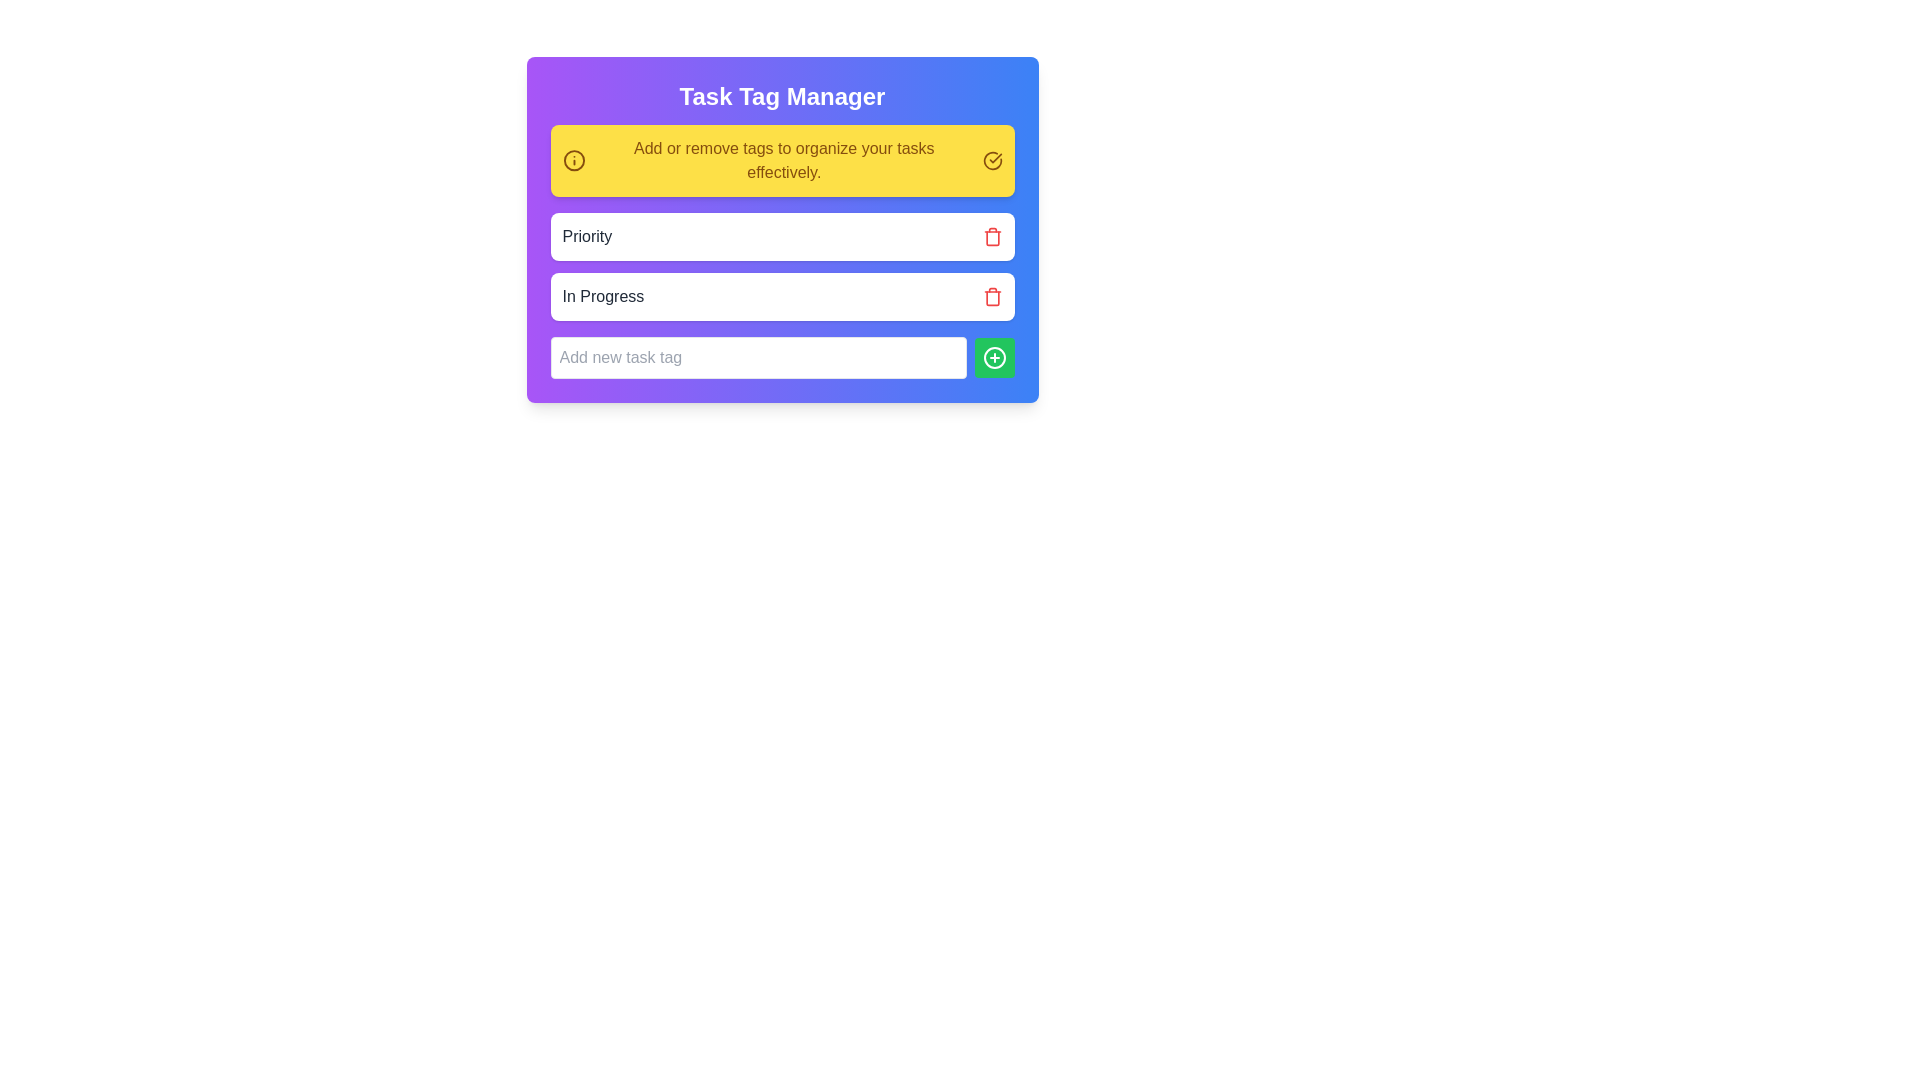  Describe the element at coordinates (757, 357) in the screenshot. I see `the input field for adding new tags to tasks to focus on it` at that location.